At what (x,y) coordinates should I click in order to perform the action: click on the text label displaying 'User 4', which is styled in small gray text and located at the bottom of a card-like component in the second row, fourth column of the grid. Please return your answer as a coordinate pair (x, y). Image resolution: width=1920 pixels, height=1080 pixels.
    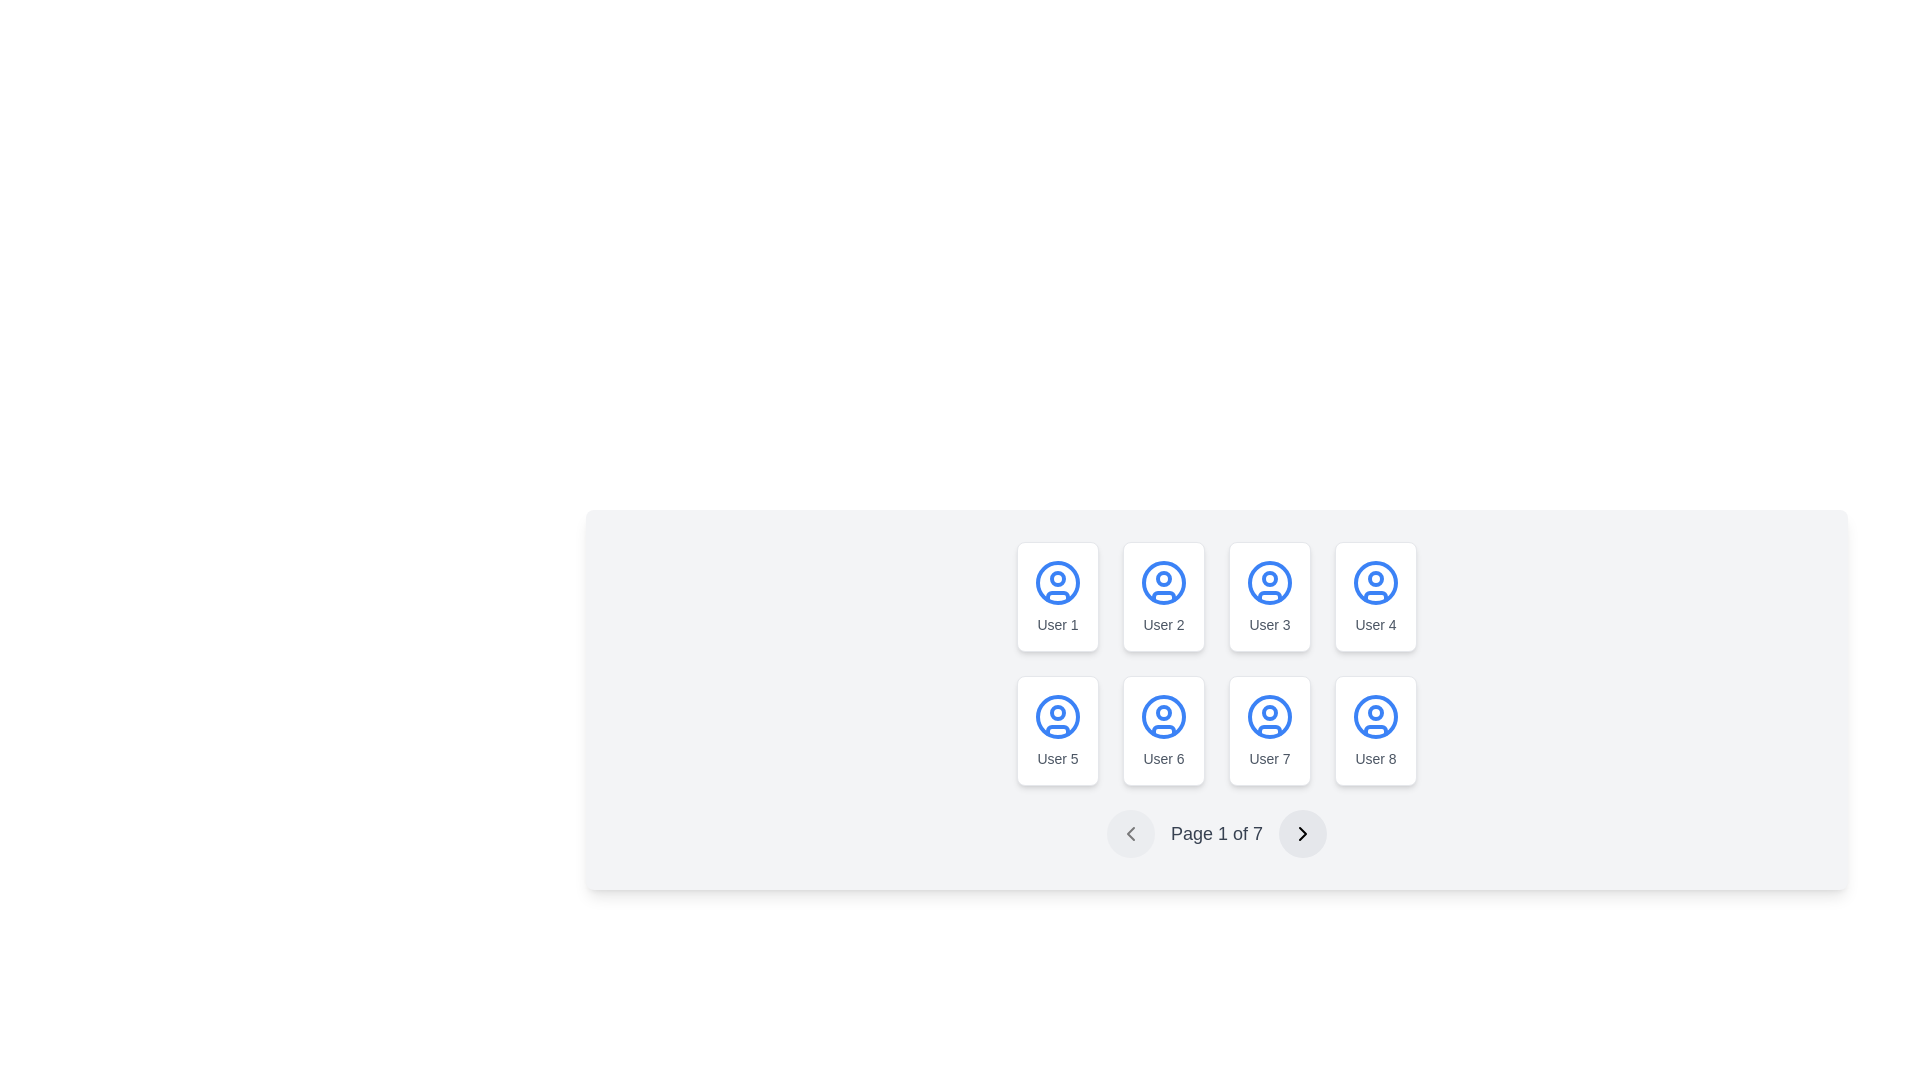
    Looking at the image, I should click on (1375, 623).